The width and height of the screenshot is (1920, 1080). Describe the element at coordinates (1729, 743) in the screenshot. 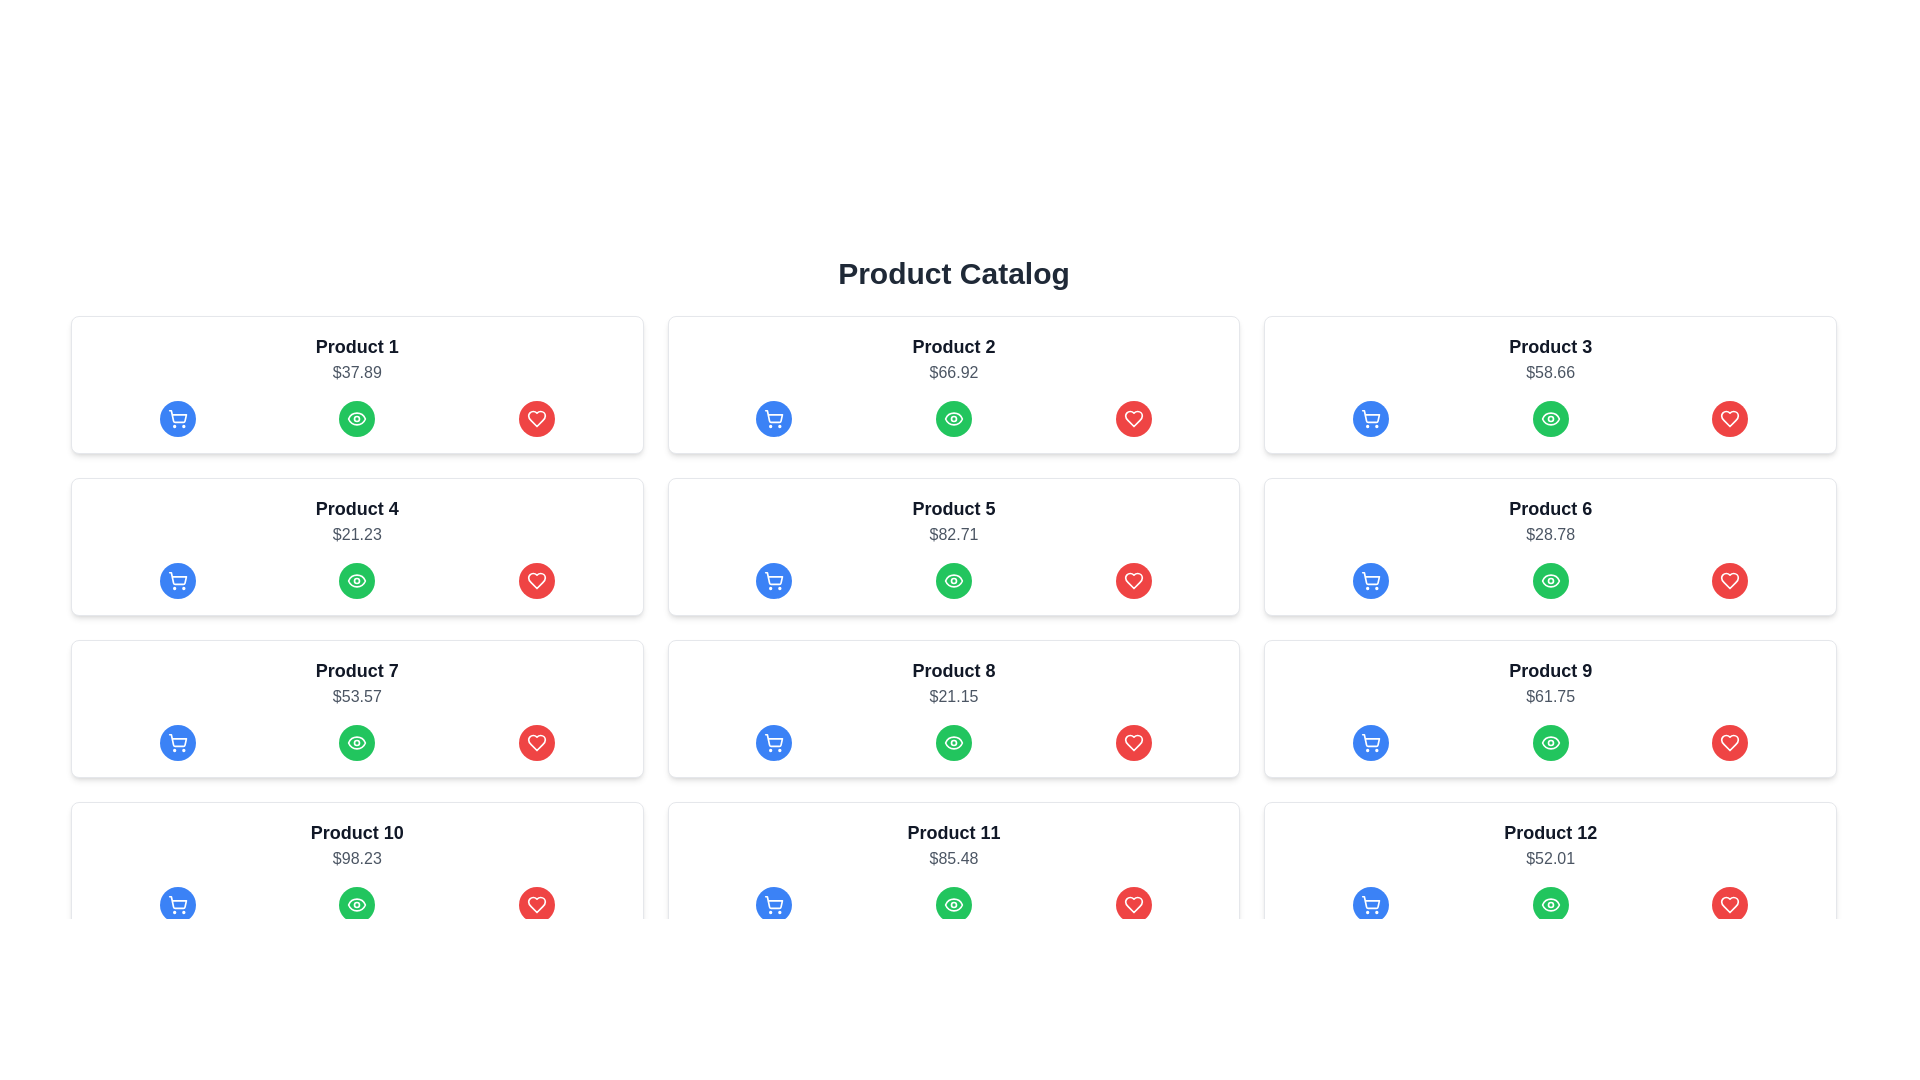

I see `the heart-shaped icon in the 'Product Catalog' interface, located in the third row and third column, to mark the product as favorite` at that location.